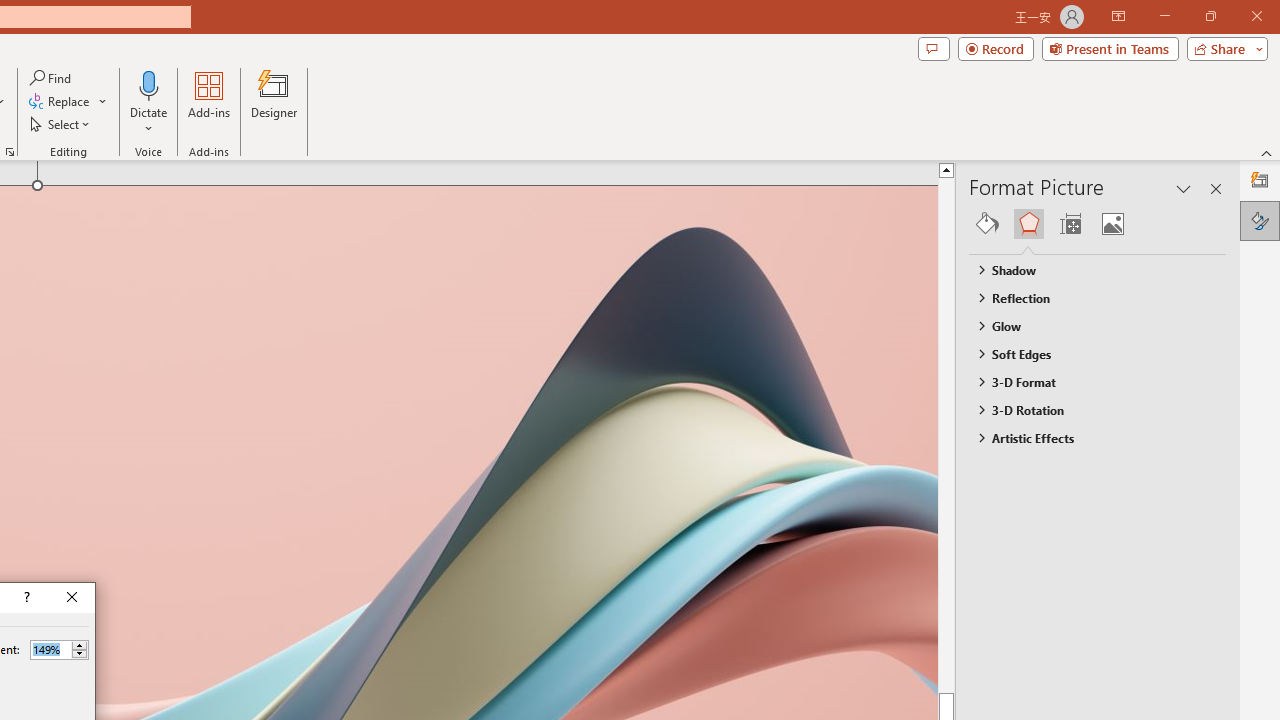  Describe the element at coordinates (1069, 223) in the screenshot. I see `'Size & Properties'` at that location.